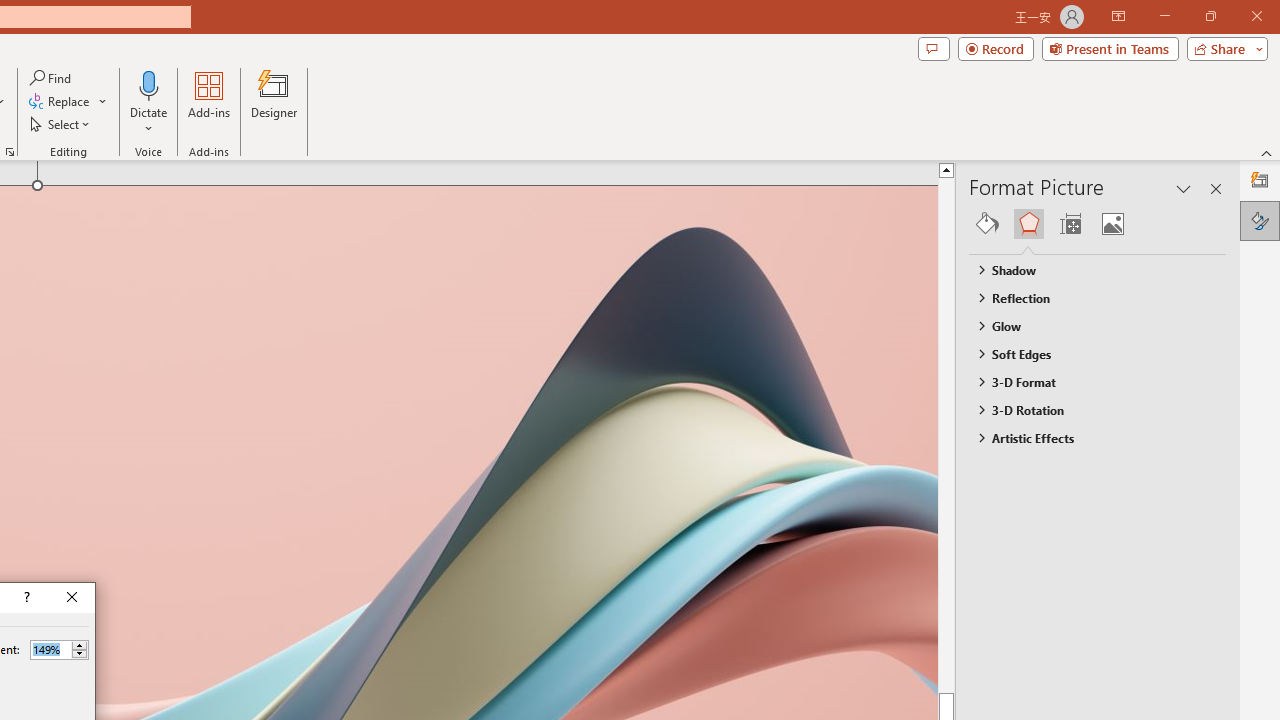  Describe the element at coordinates (1069, 223) in the screenshot. I see `'Size & Properties'` at that location.